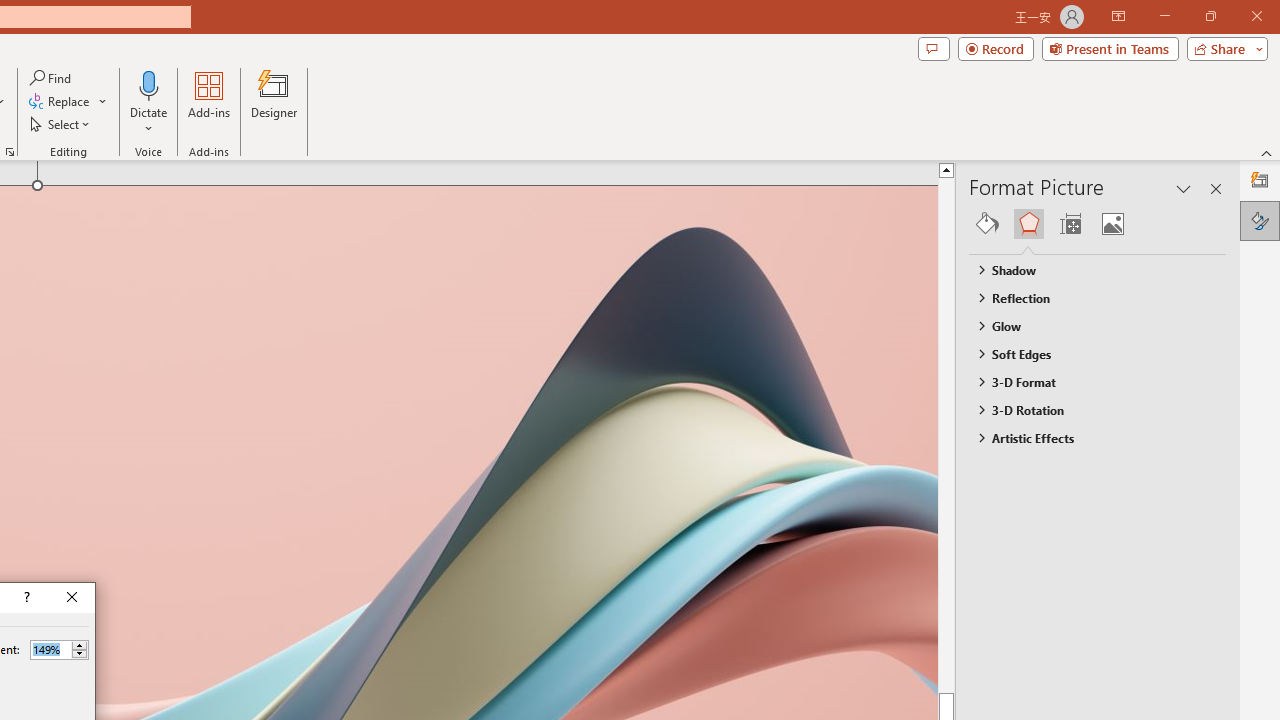  Describe the element at coordinates (1069, 223) in the screenshot. I see `'Size & Properties'` at that location.